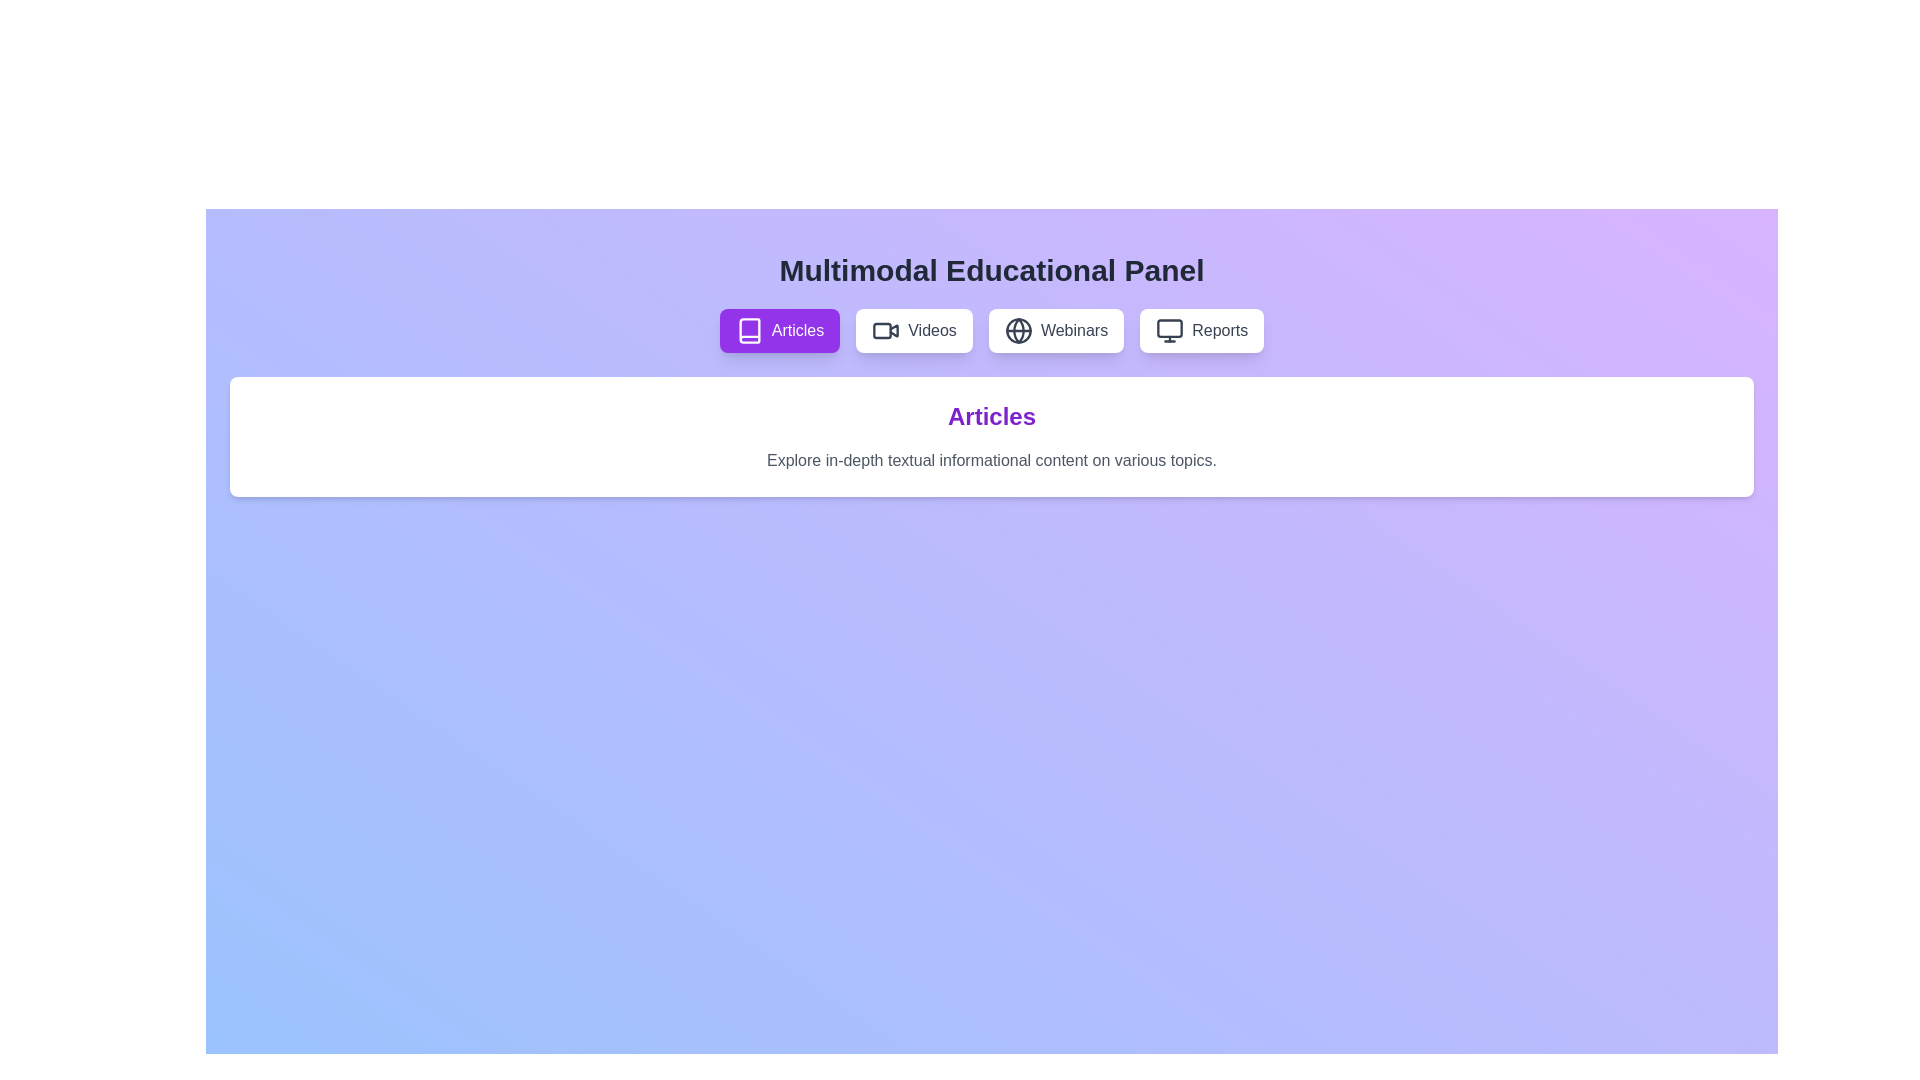 The image size is (1920, 1080). What do you see at coordinates (913, 330) in the screenshot?
I see `the navigation button located between the 'Articles' and 'Webinars' buttons to trigger a visual animation` at bounding box center [913, 330].